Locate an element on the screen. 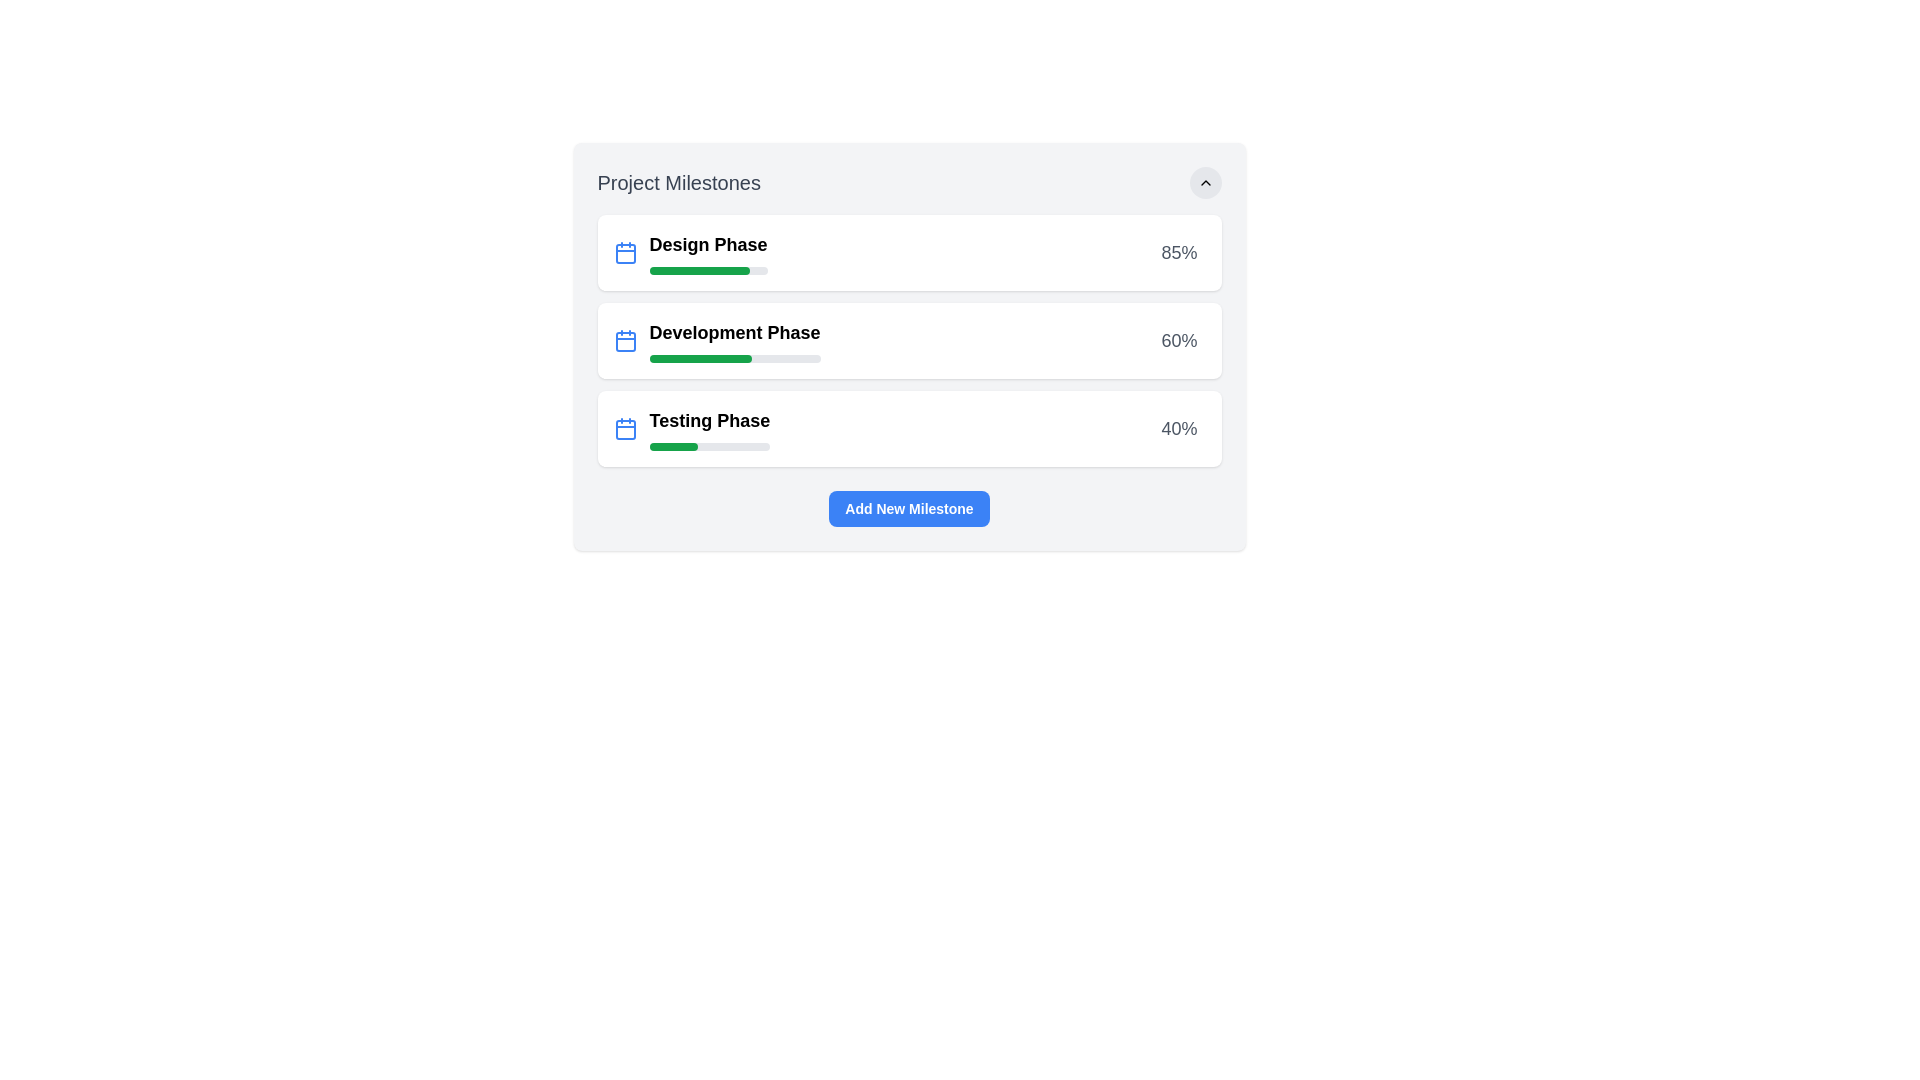 This screenshot has height=1080, width=1920. the 'Development Phase' milestone item in the project milestones list is located at coordinates (717, 339).